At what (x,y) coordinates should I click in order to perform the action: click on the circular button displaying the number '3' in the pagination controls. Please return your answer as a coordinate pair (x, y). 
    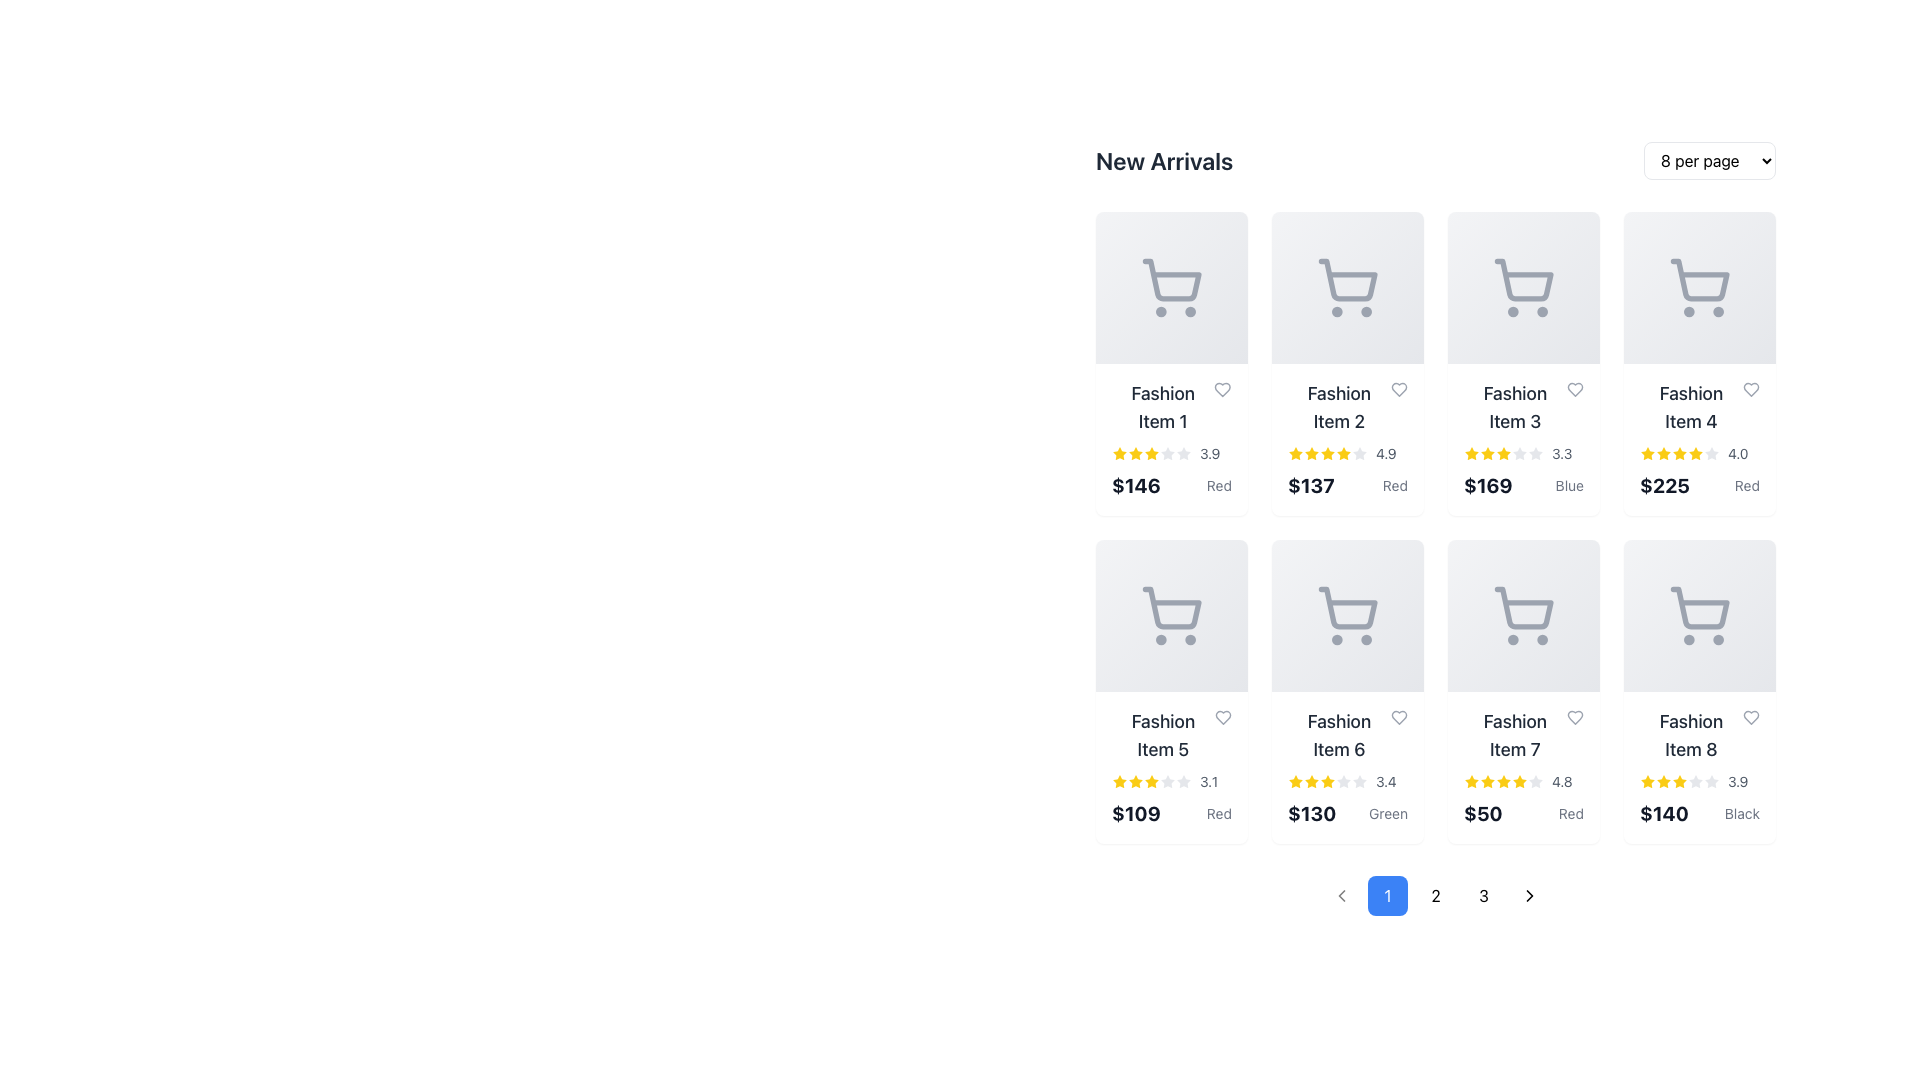
    Looking at the image, I should click on (1483, 894).